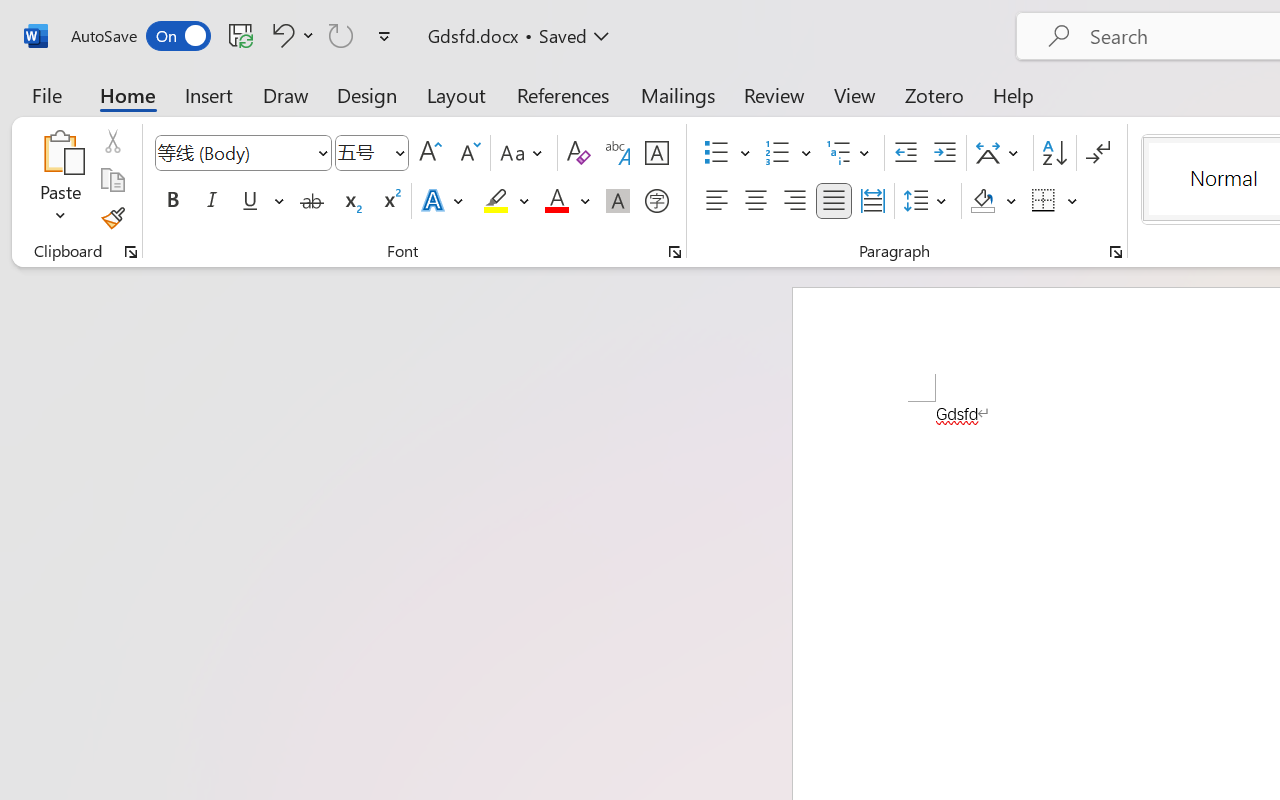 The image size is (1280, 800). I want to click on 'Font Color Red', so click(556, 201).